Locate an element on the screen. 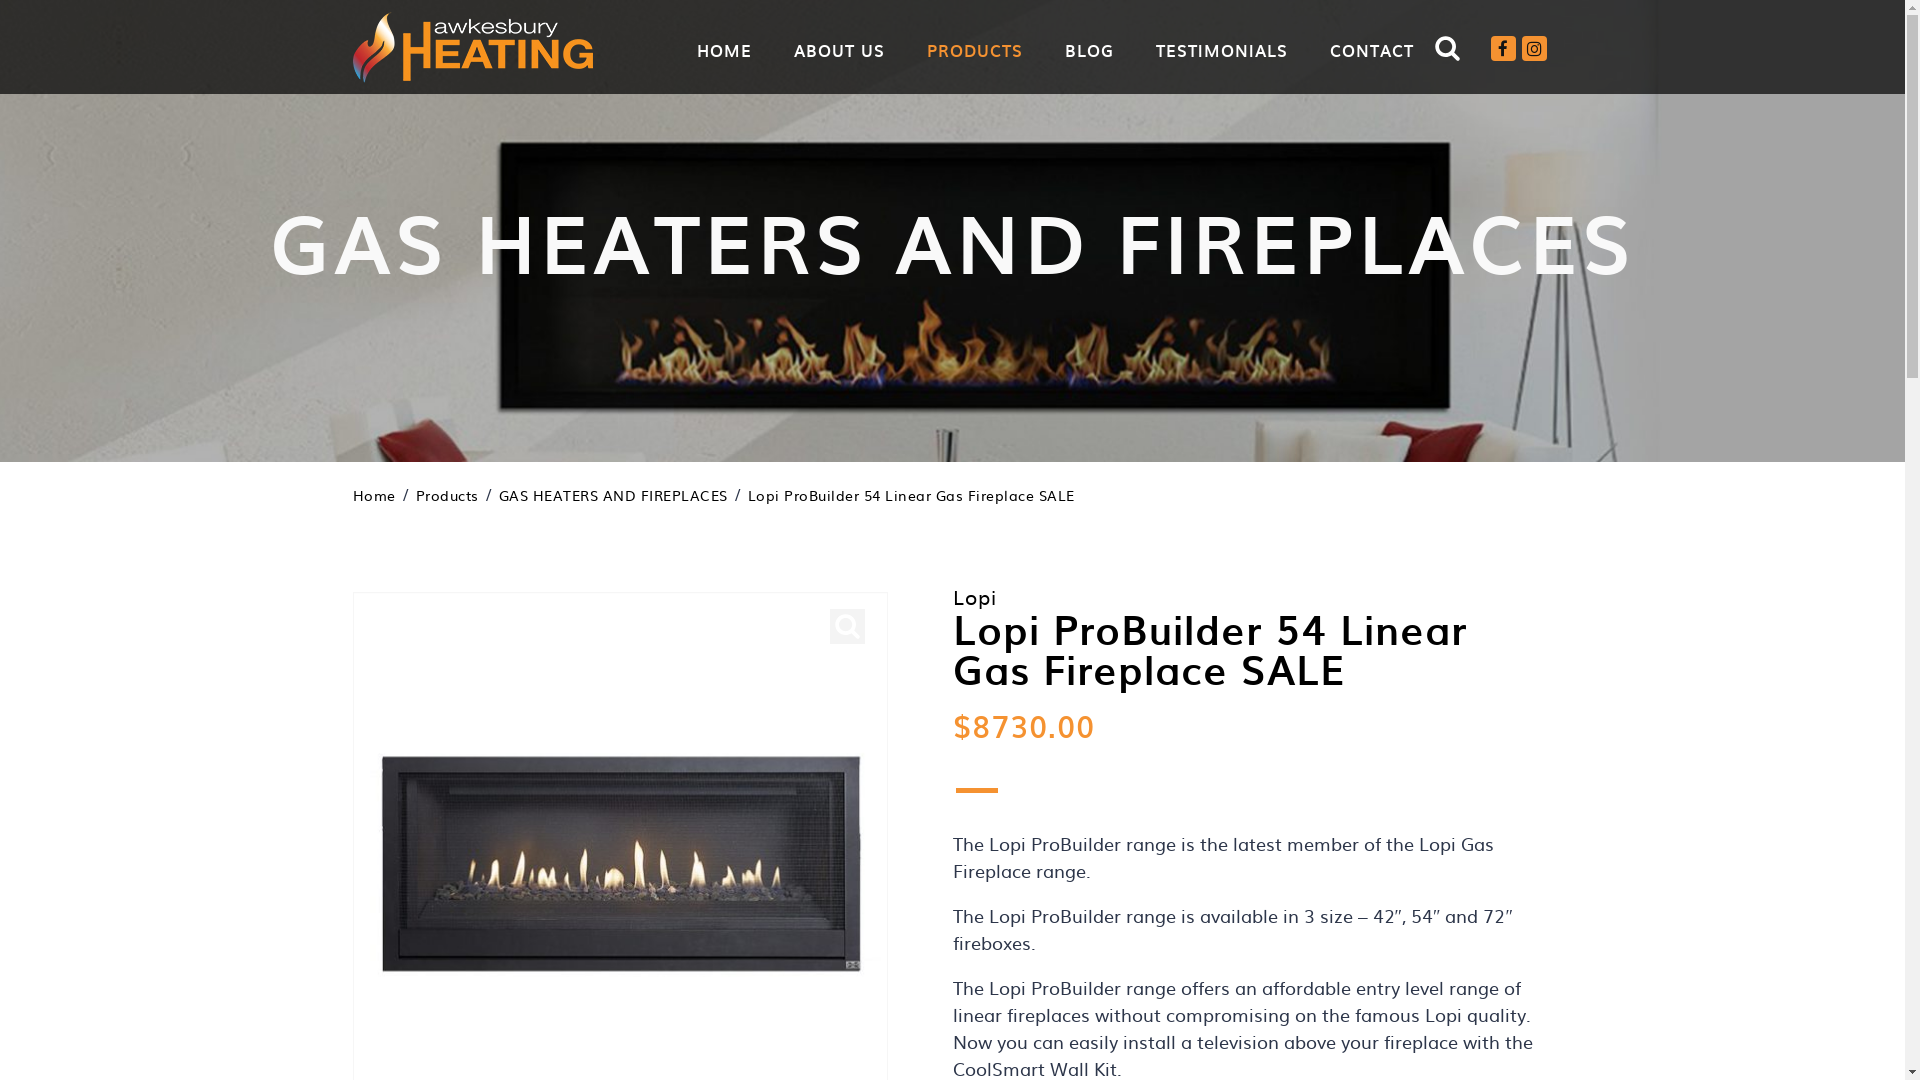  'Products' is located at coordinates (446, 494).